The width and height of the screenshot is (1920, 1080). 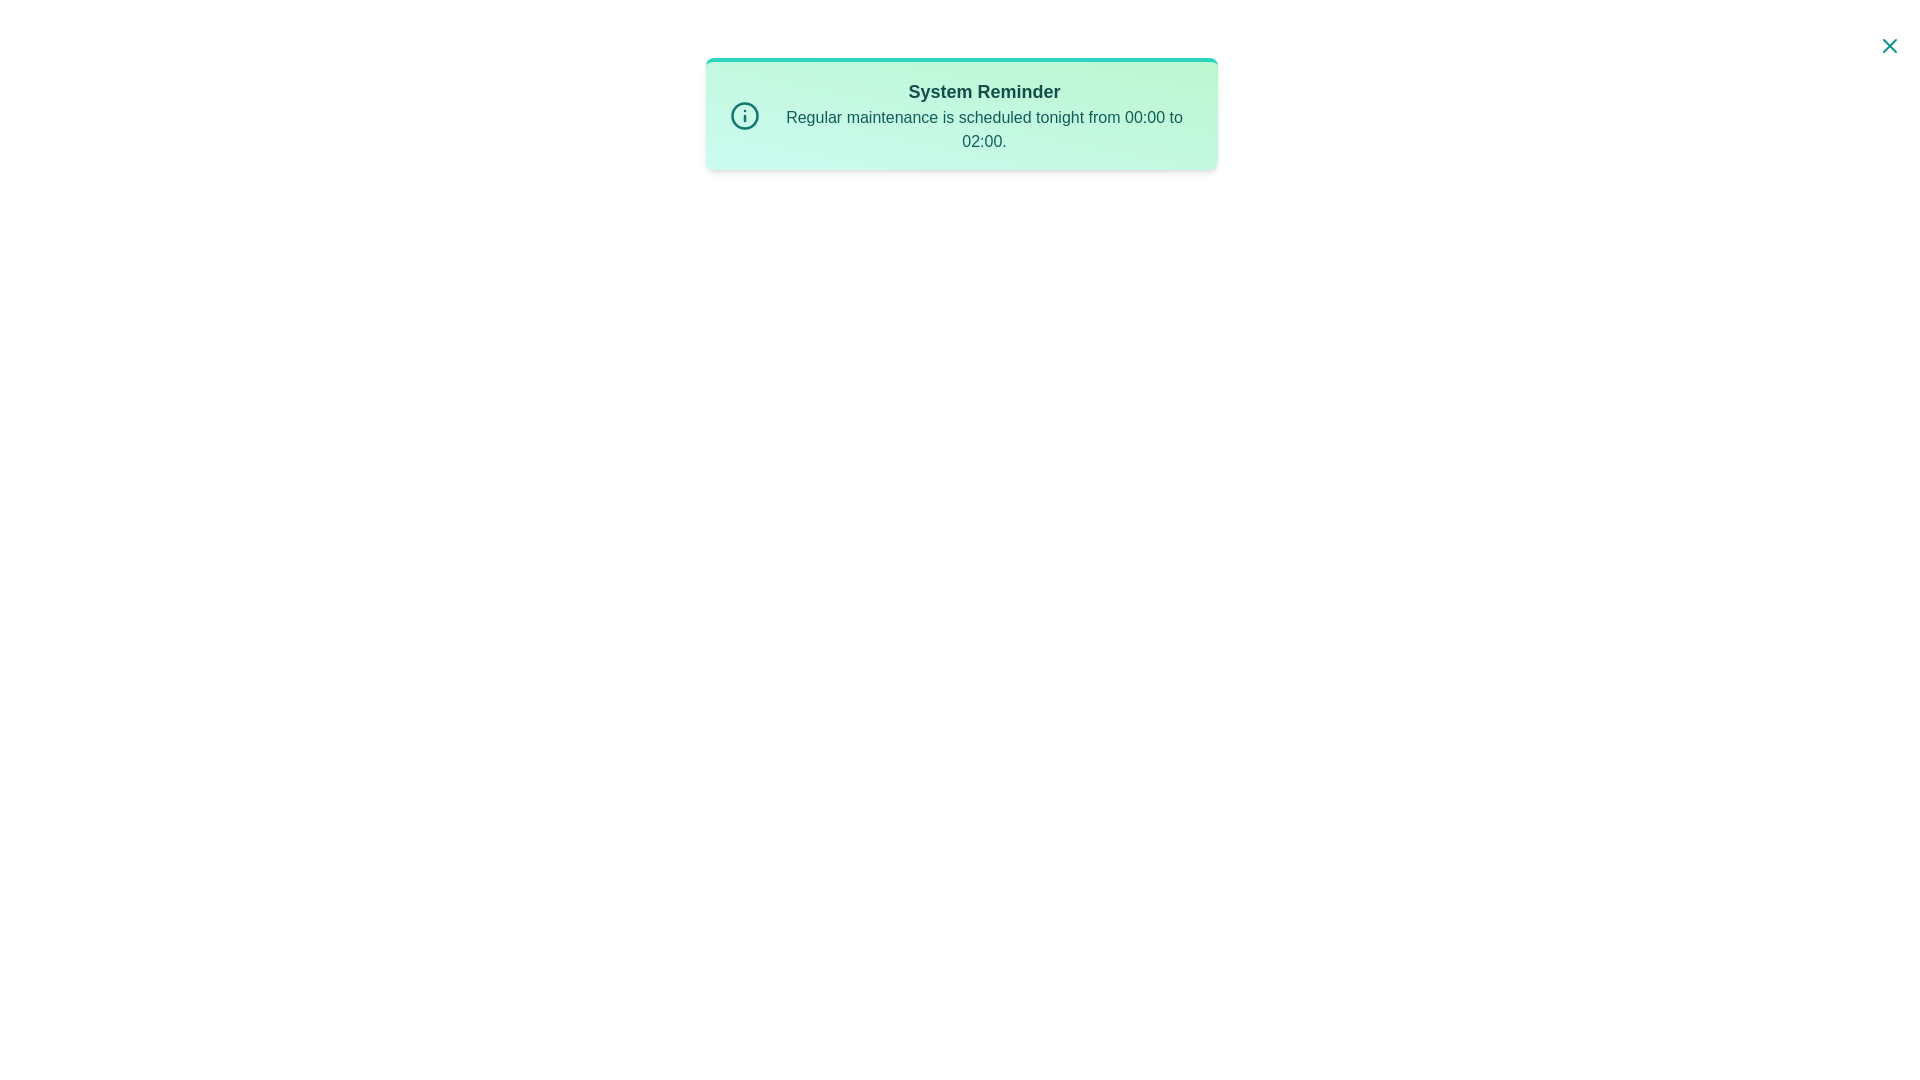 I want to click on close button located at the top-right corner of the notification to hide it, so click(x=1889, y=45).